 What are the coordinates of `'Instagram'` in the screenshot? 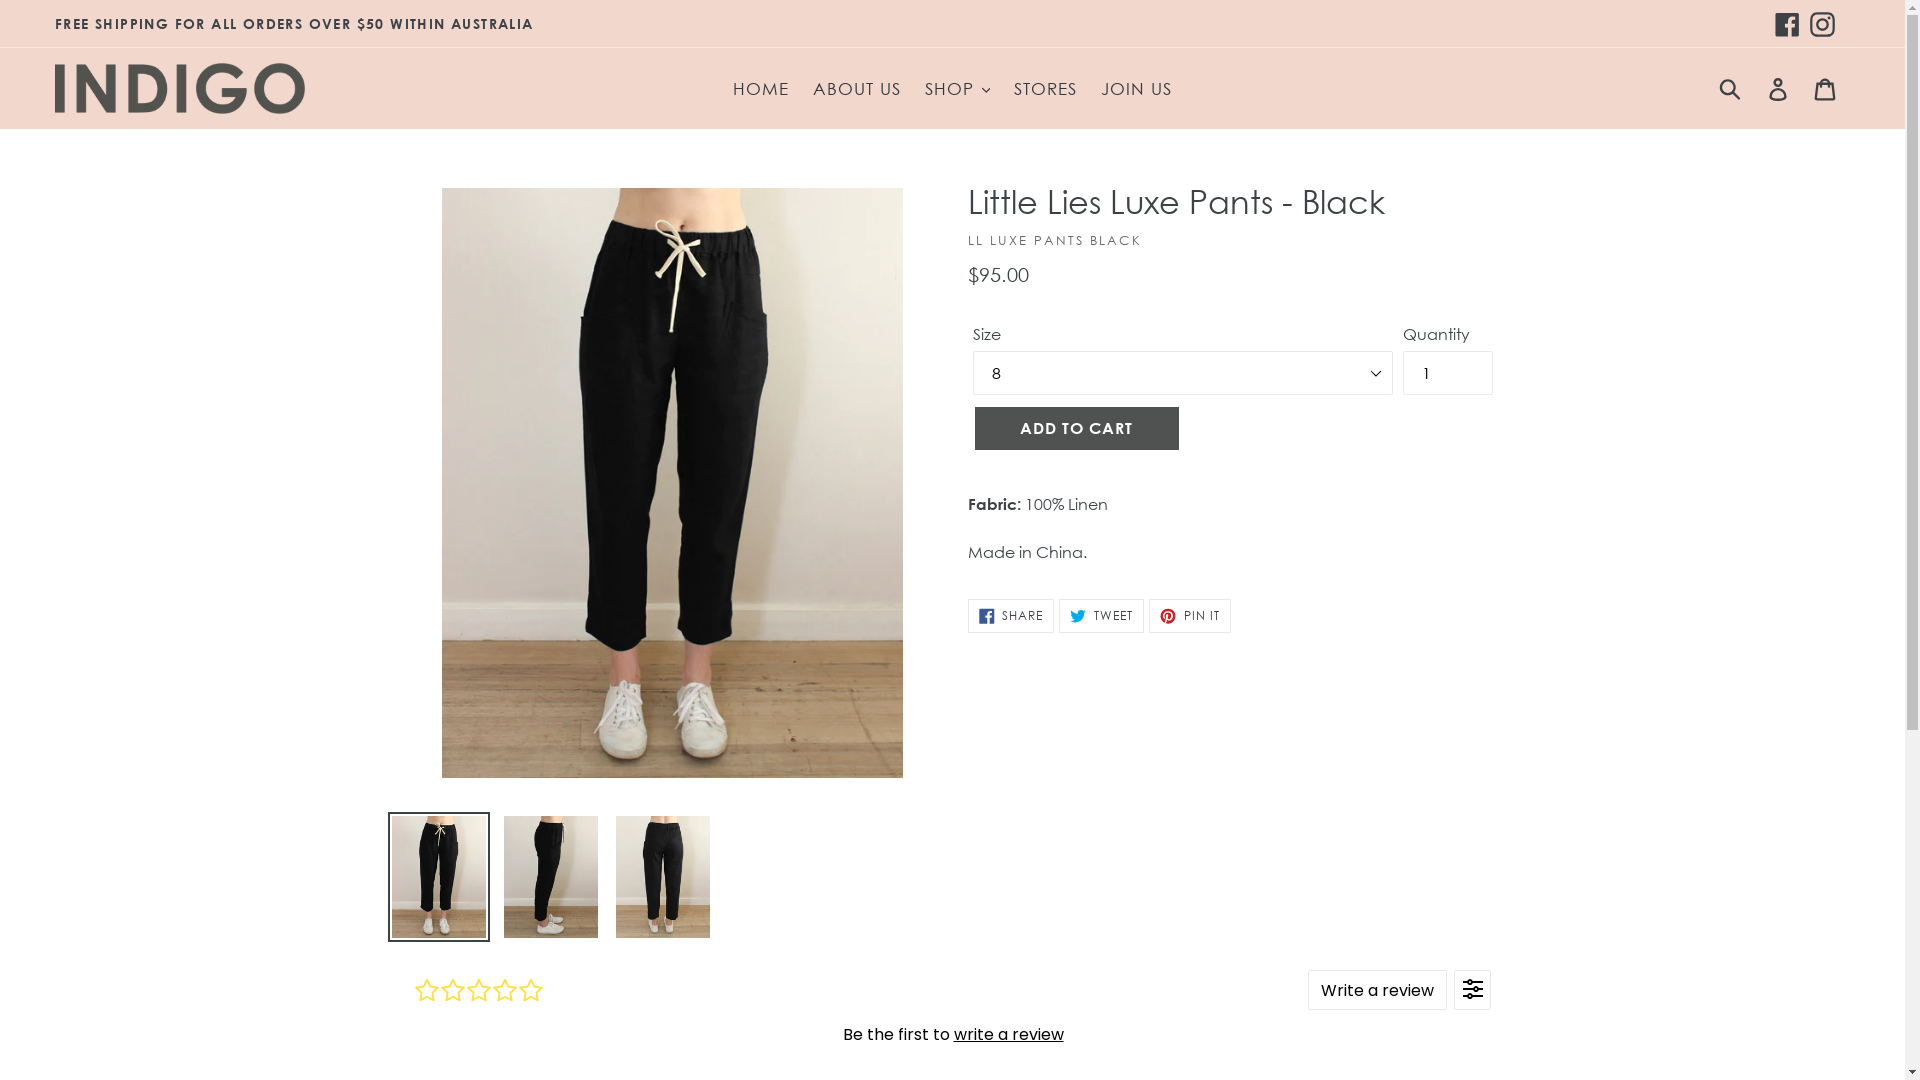 It's located at (1822, 23).